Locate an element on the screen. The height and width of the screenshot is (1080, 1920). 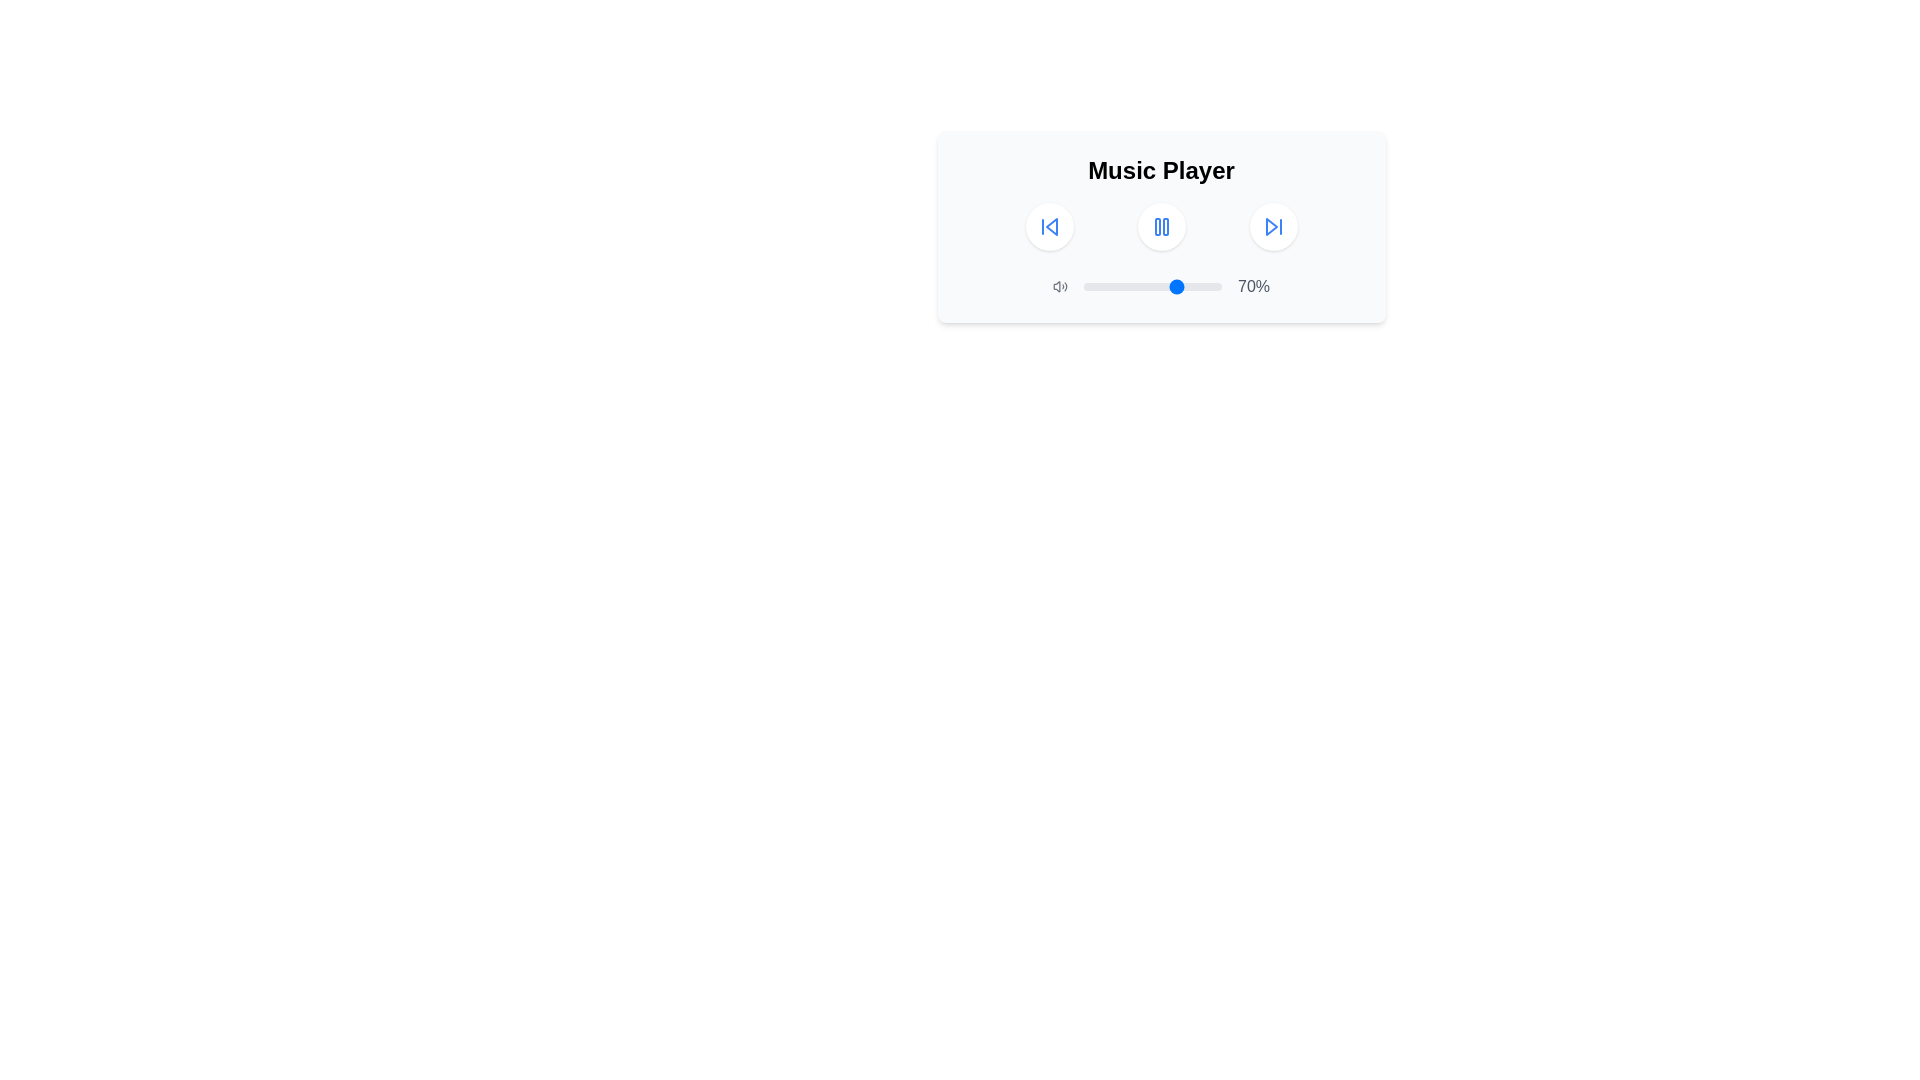
the leftmost triangular arrow button in the media playback controls of the 'Music Player' section is located at coordinates (1050, 226).